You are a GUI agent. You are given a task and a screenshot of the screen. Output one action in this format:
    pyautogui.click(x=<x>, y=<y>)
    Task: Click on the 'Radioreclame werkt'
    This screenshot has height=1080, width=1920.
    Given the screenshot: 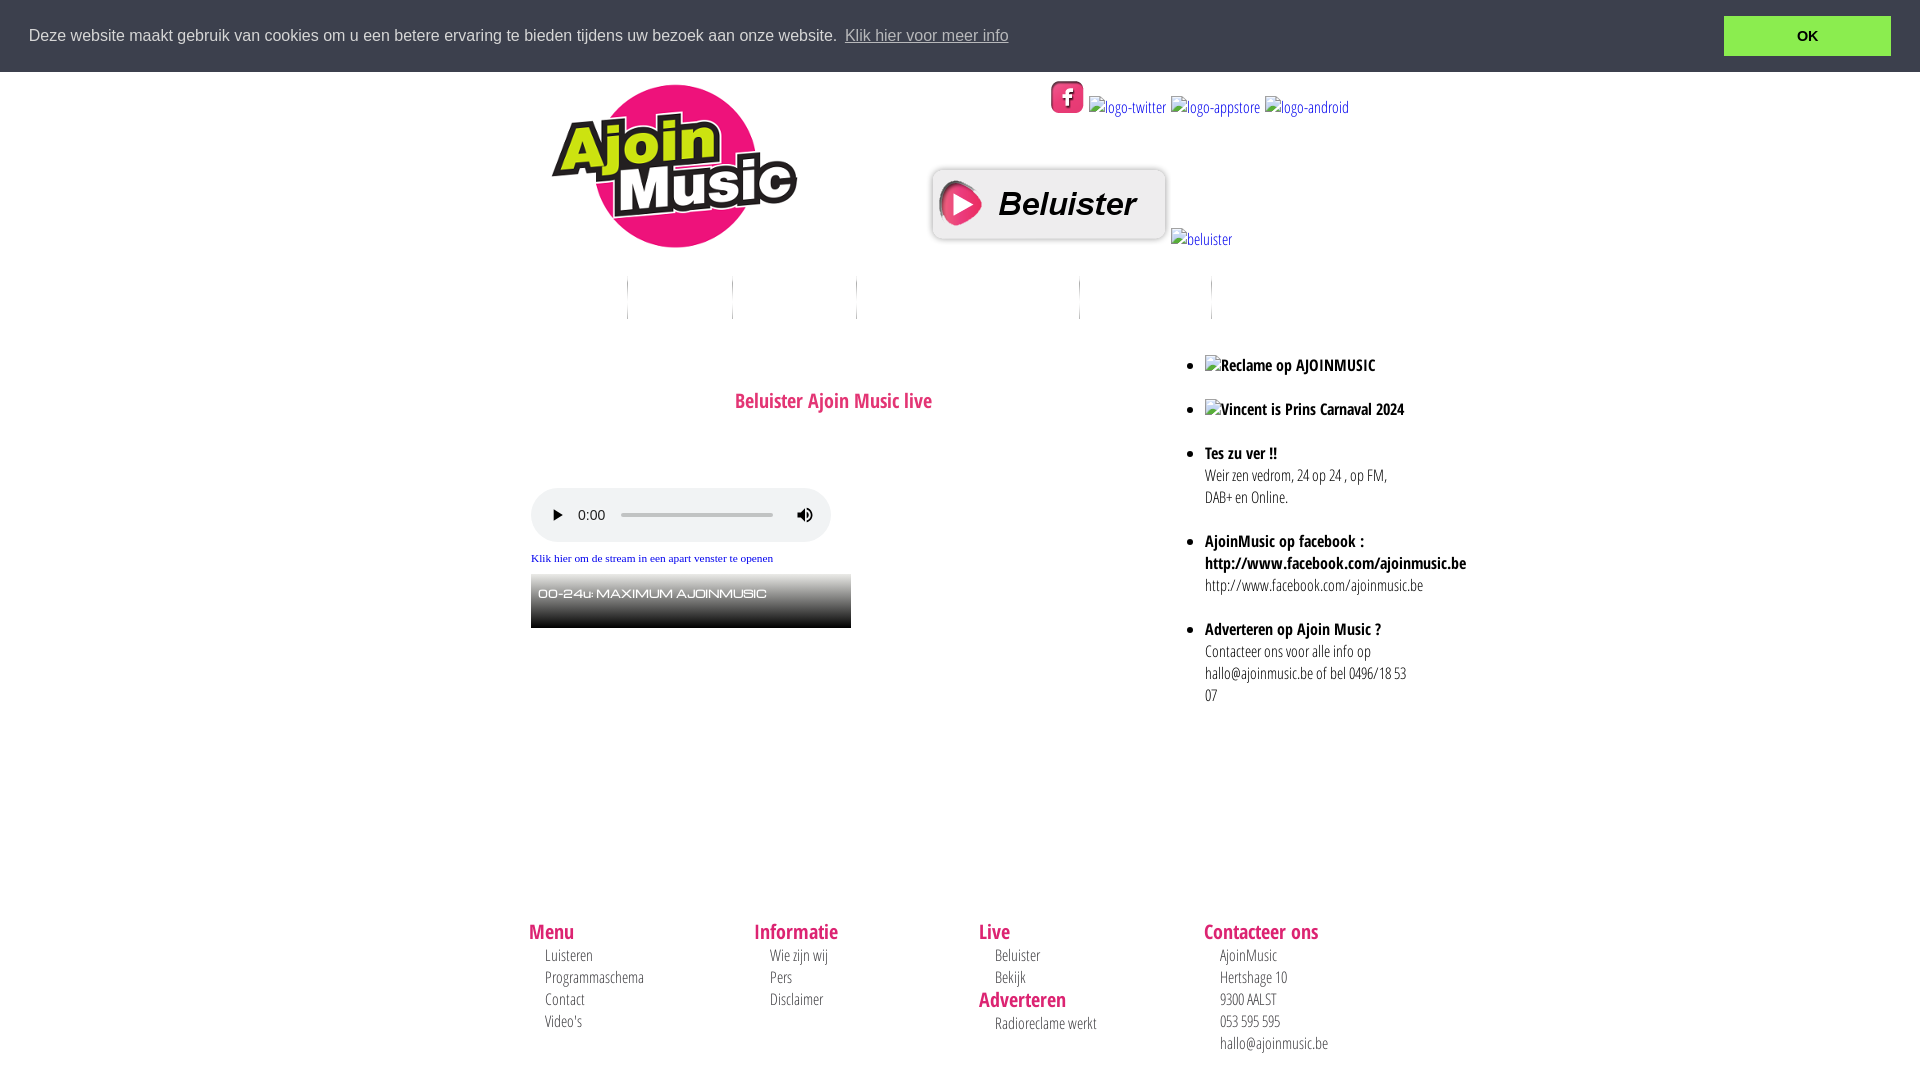 What is the action you would take?
    pyautogui.click(x=1045, y=1022)
    